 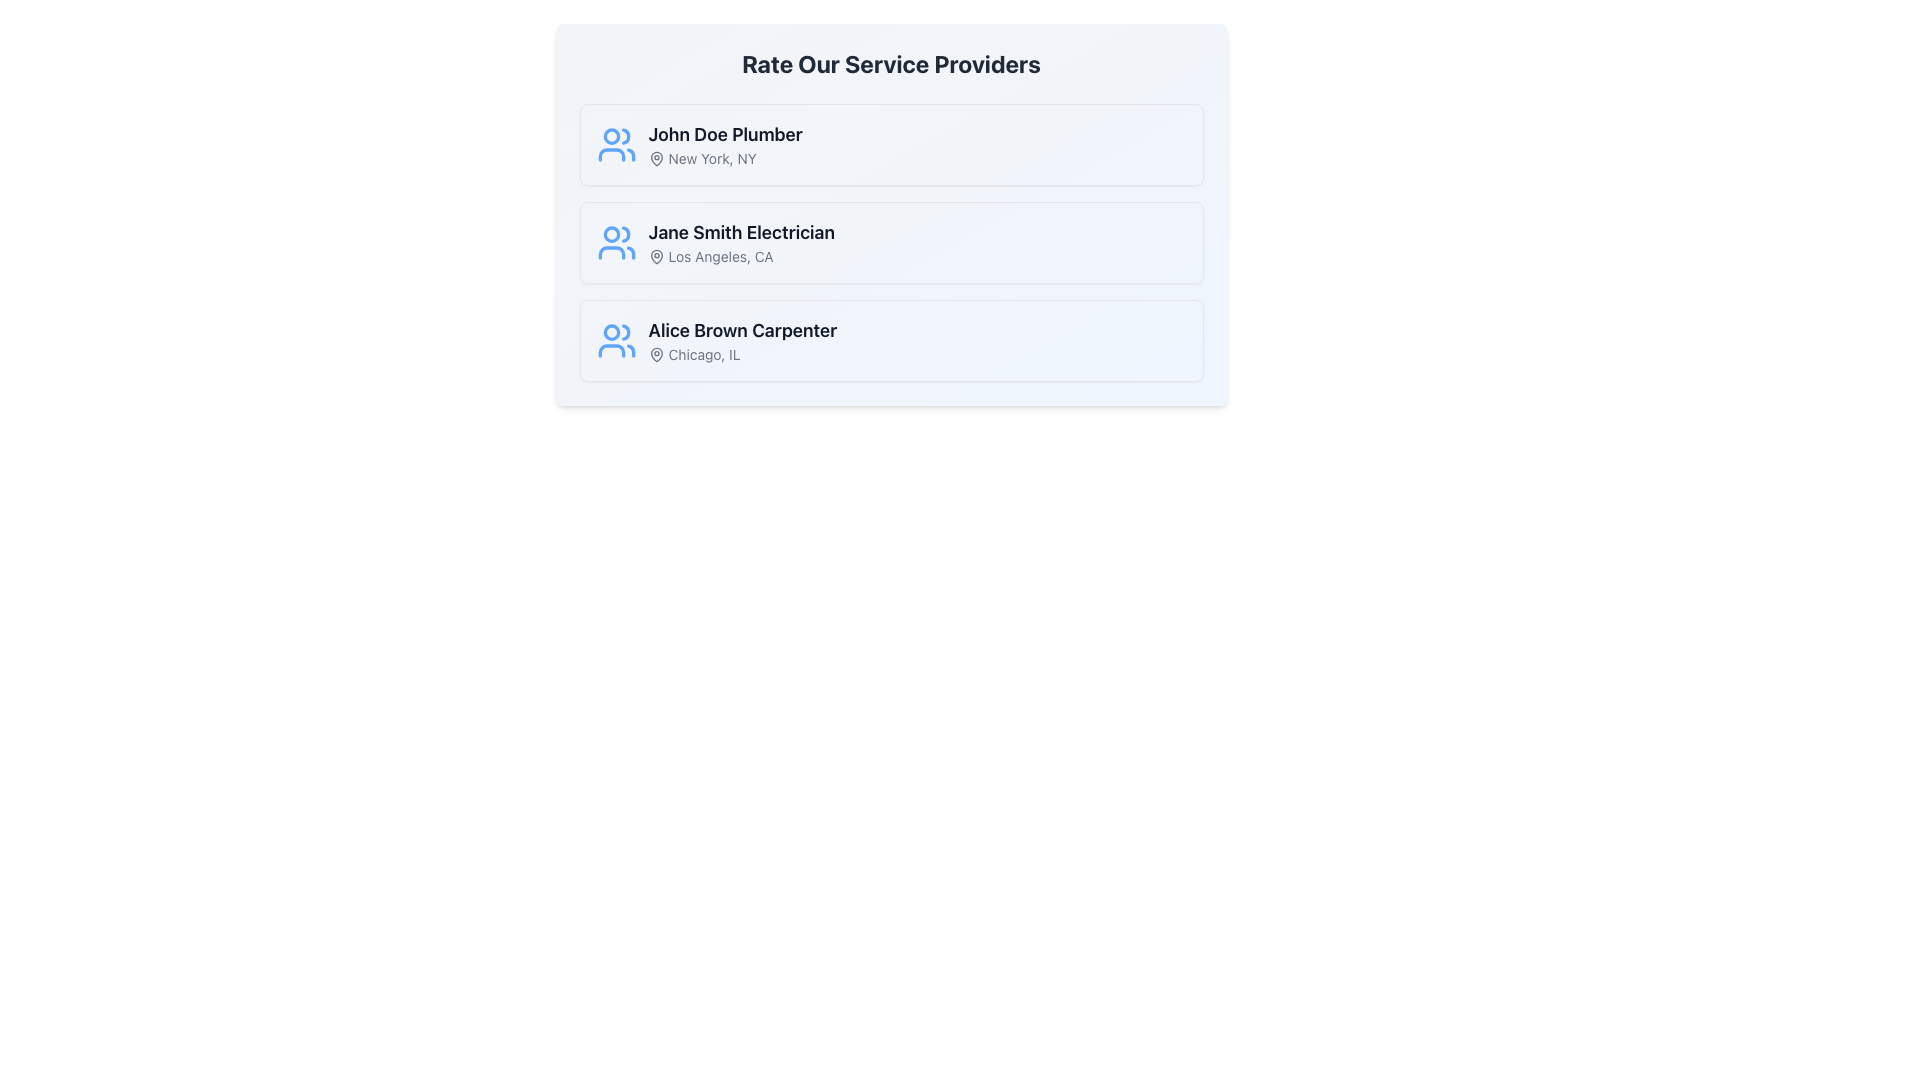 What do you see at coordinates (656, 256) in the screenshot?
I see `the Map Pin icon indicating the location 'Los Angeles, CA' associated with 'Jane Smith Electrician'` at bounding box center [656, 256].